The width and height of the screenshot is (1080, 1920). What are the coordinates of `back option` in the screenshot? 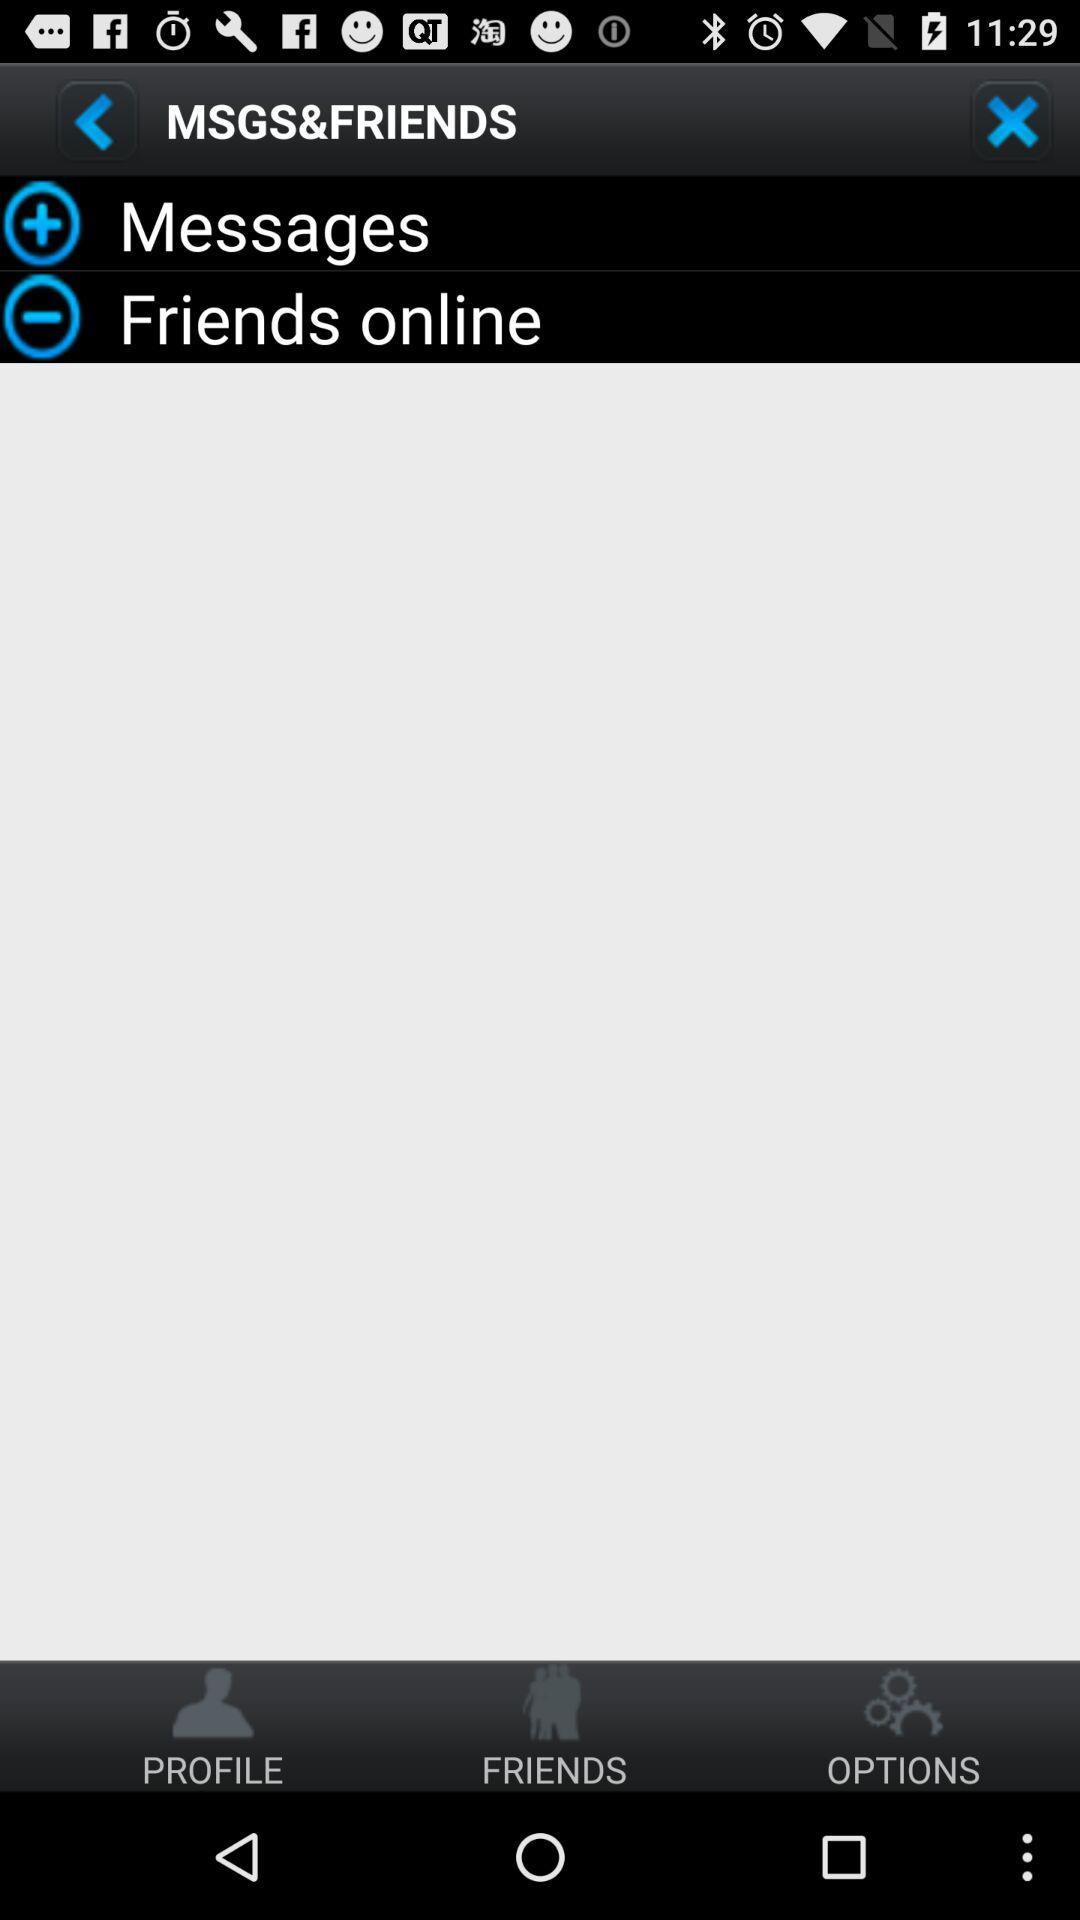 It's located at (97, 119).